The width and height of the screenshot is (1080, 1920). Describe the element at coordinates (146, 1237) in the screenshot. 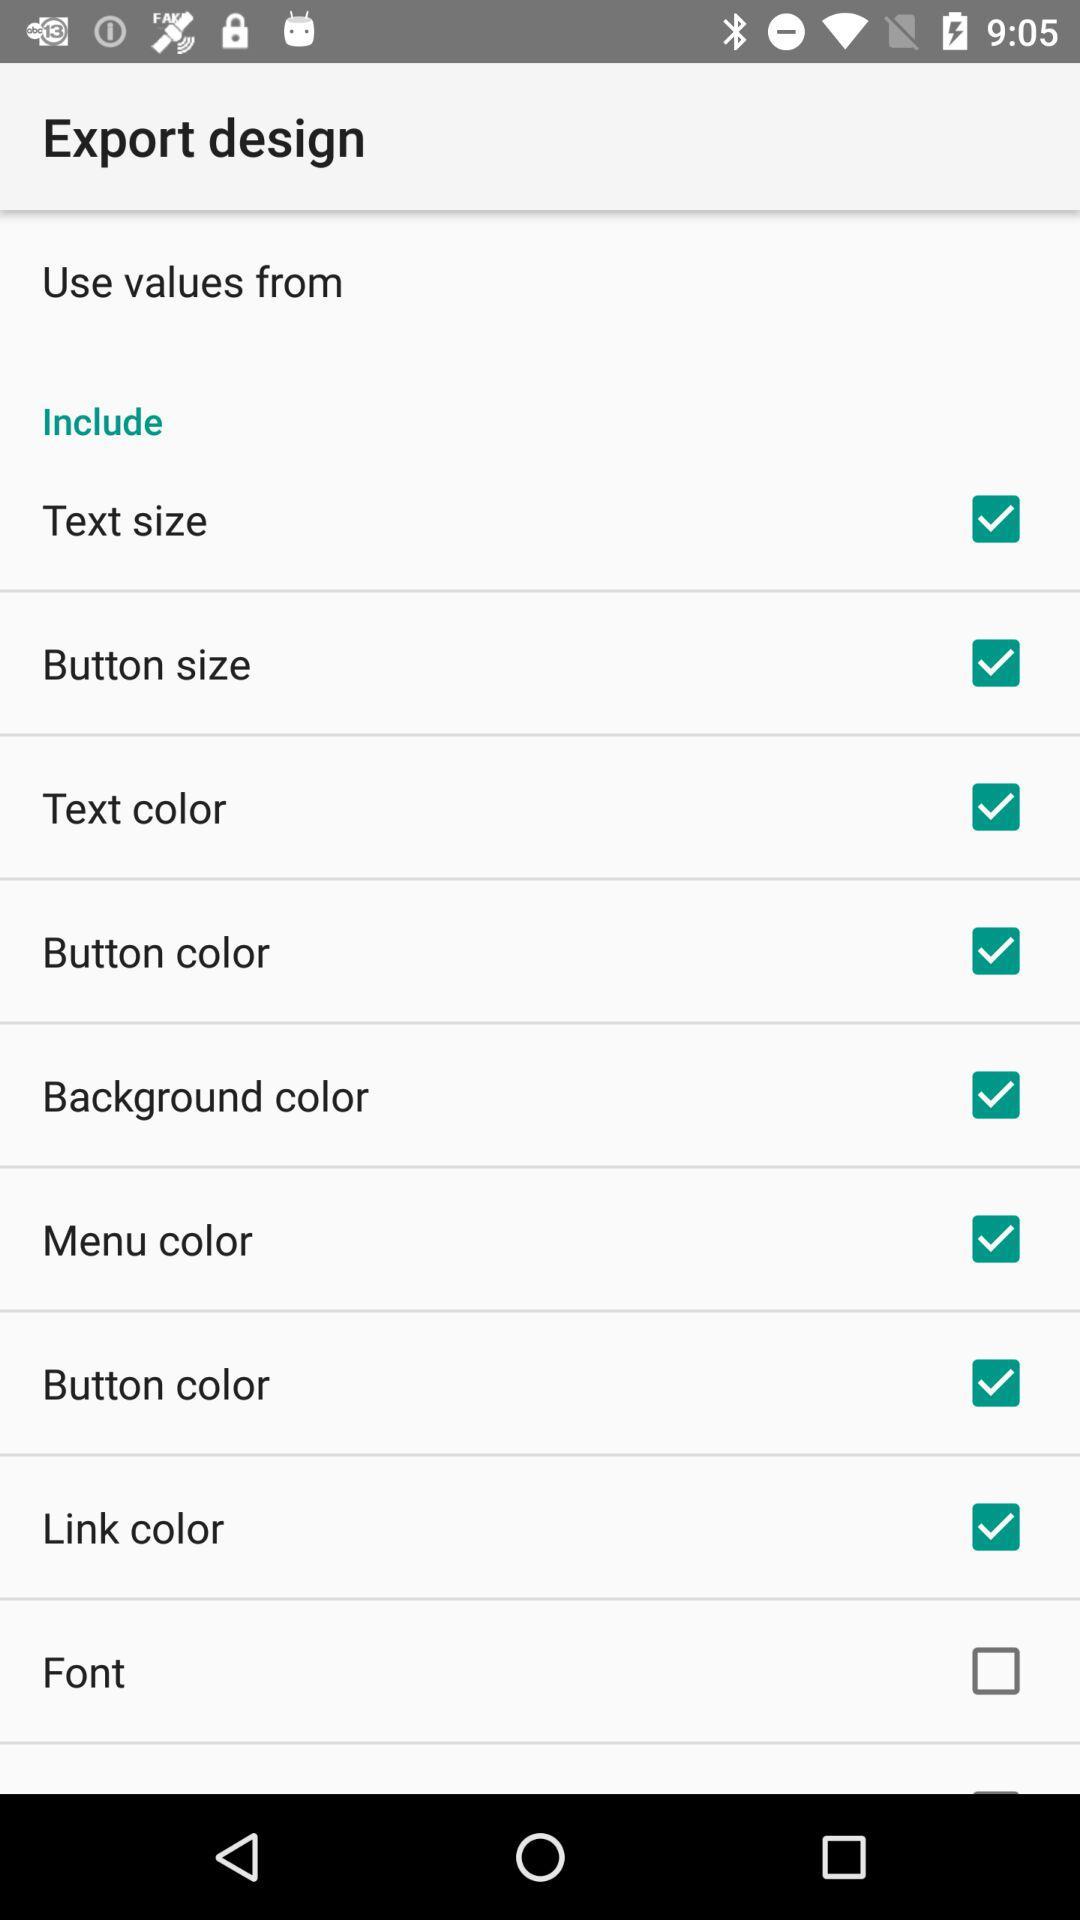

I see `item above button color item` at that location.